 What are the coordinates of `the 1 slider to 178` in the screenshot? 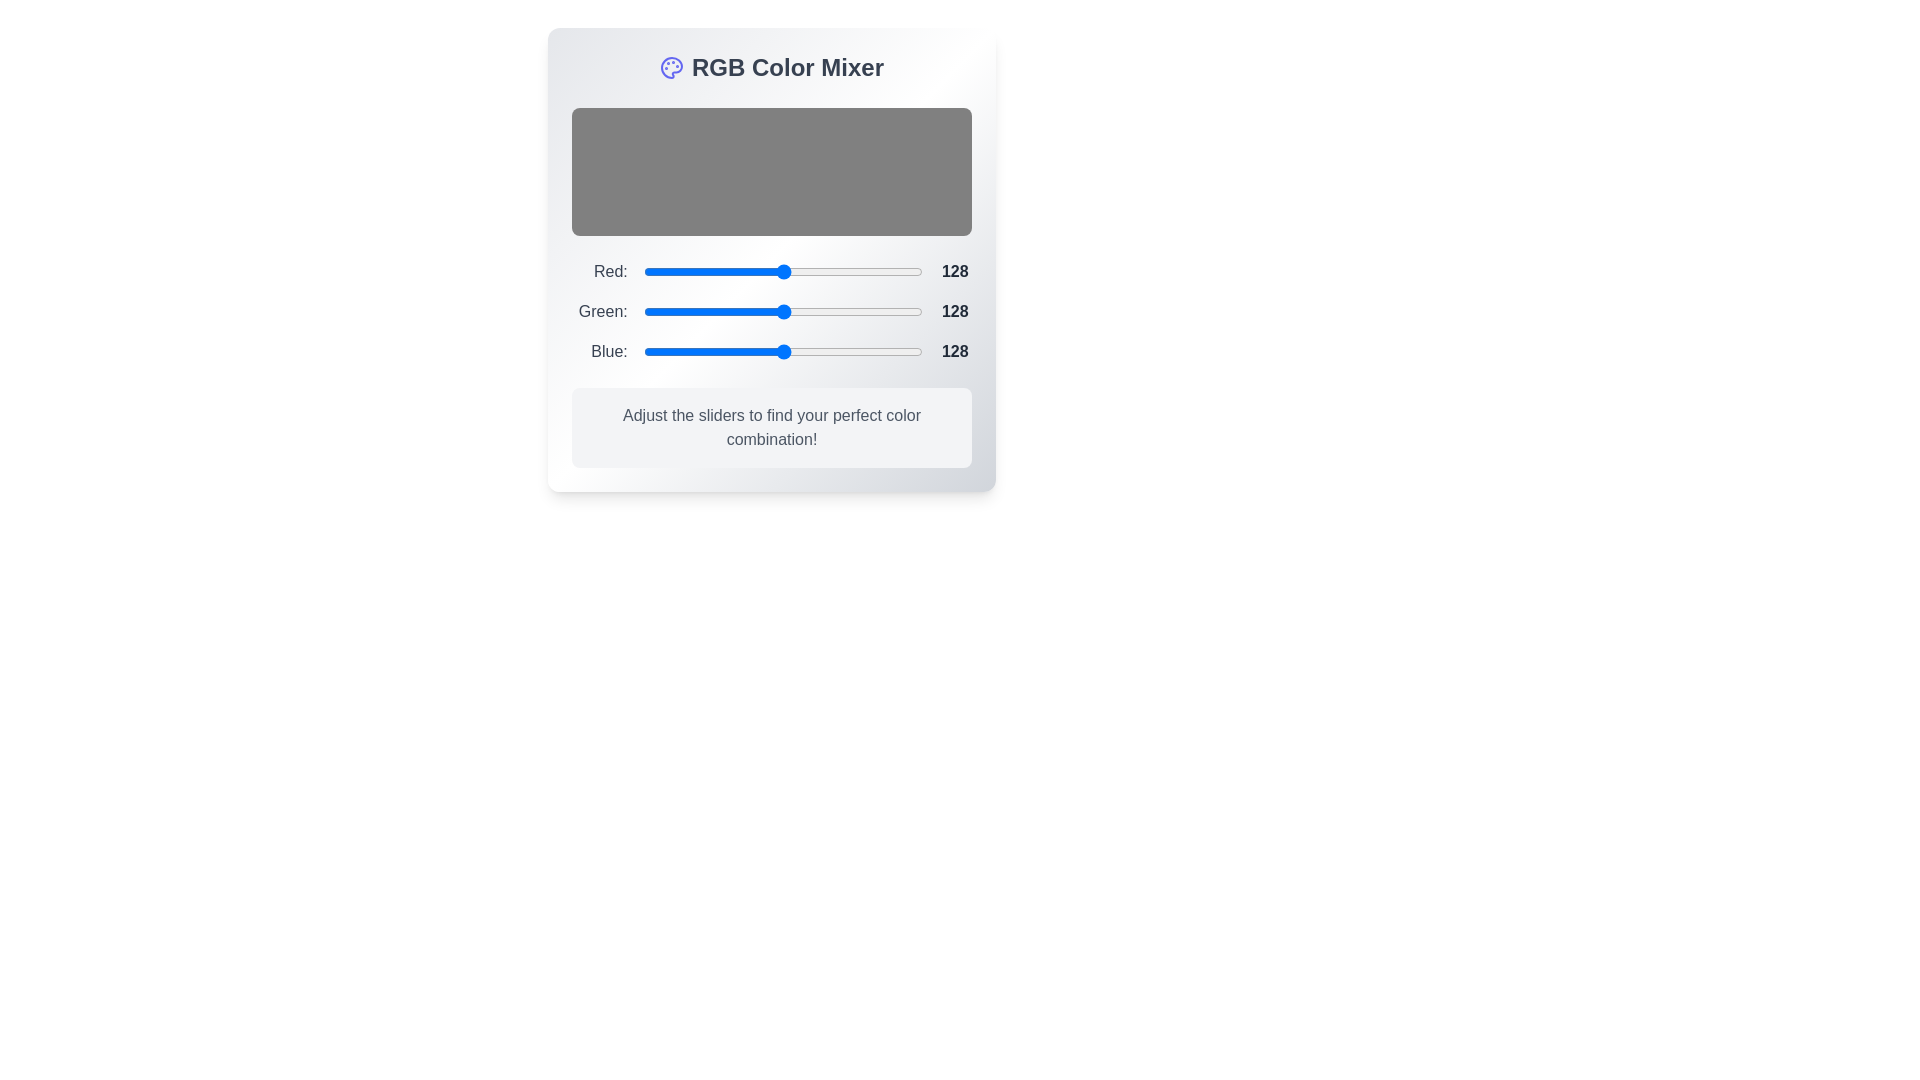 It's located at (838, 312).